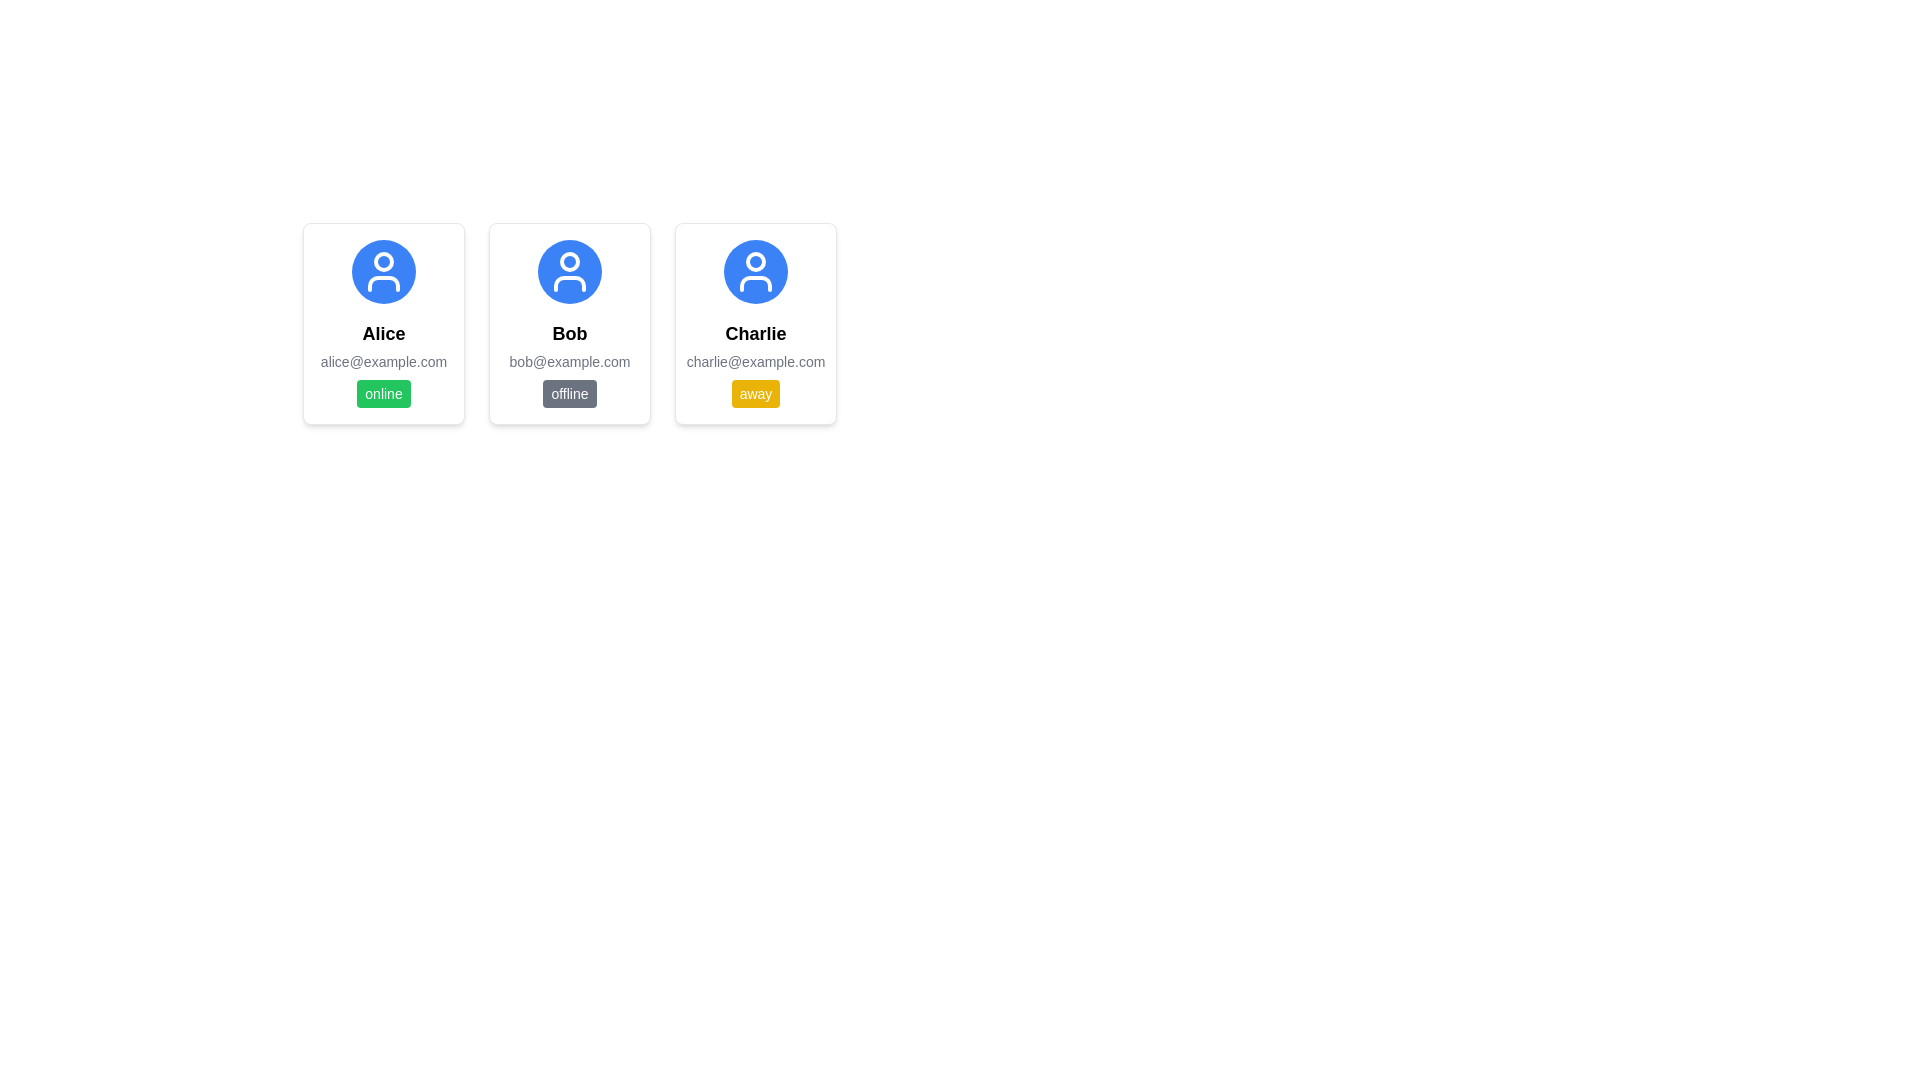 This screenshot has width=1920, height=1080. What do you see at coordinates (754, 272) in the screenshot?
I see `the circular blue Icon button with a white user profile figure located in the center of the card titled 'Charlie'` at bounding box center [754, 272].